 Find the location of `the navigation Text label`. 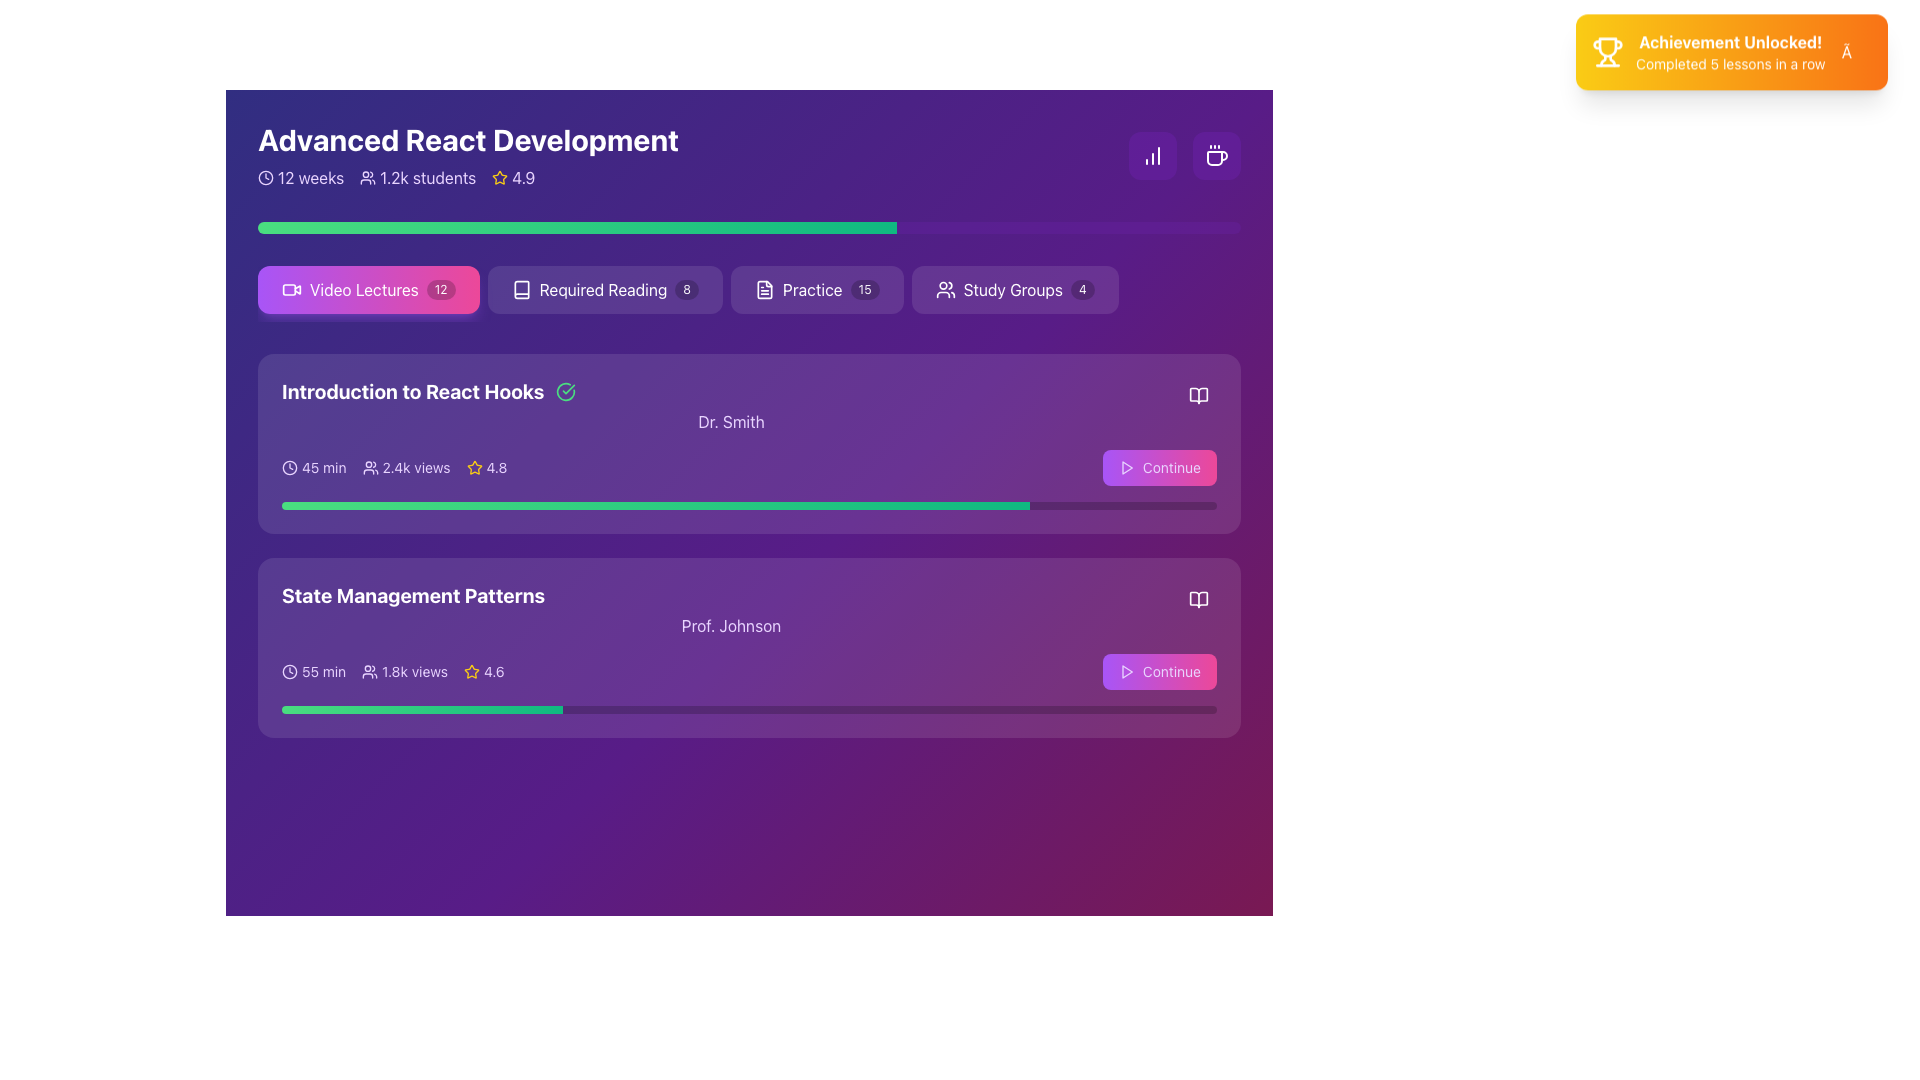

the navigation Text label is located at coordinates (602, 289).